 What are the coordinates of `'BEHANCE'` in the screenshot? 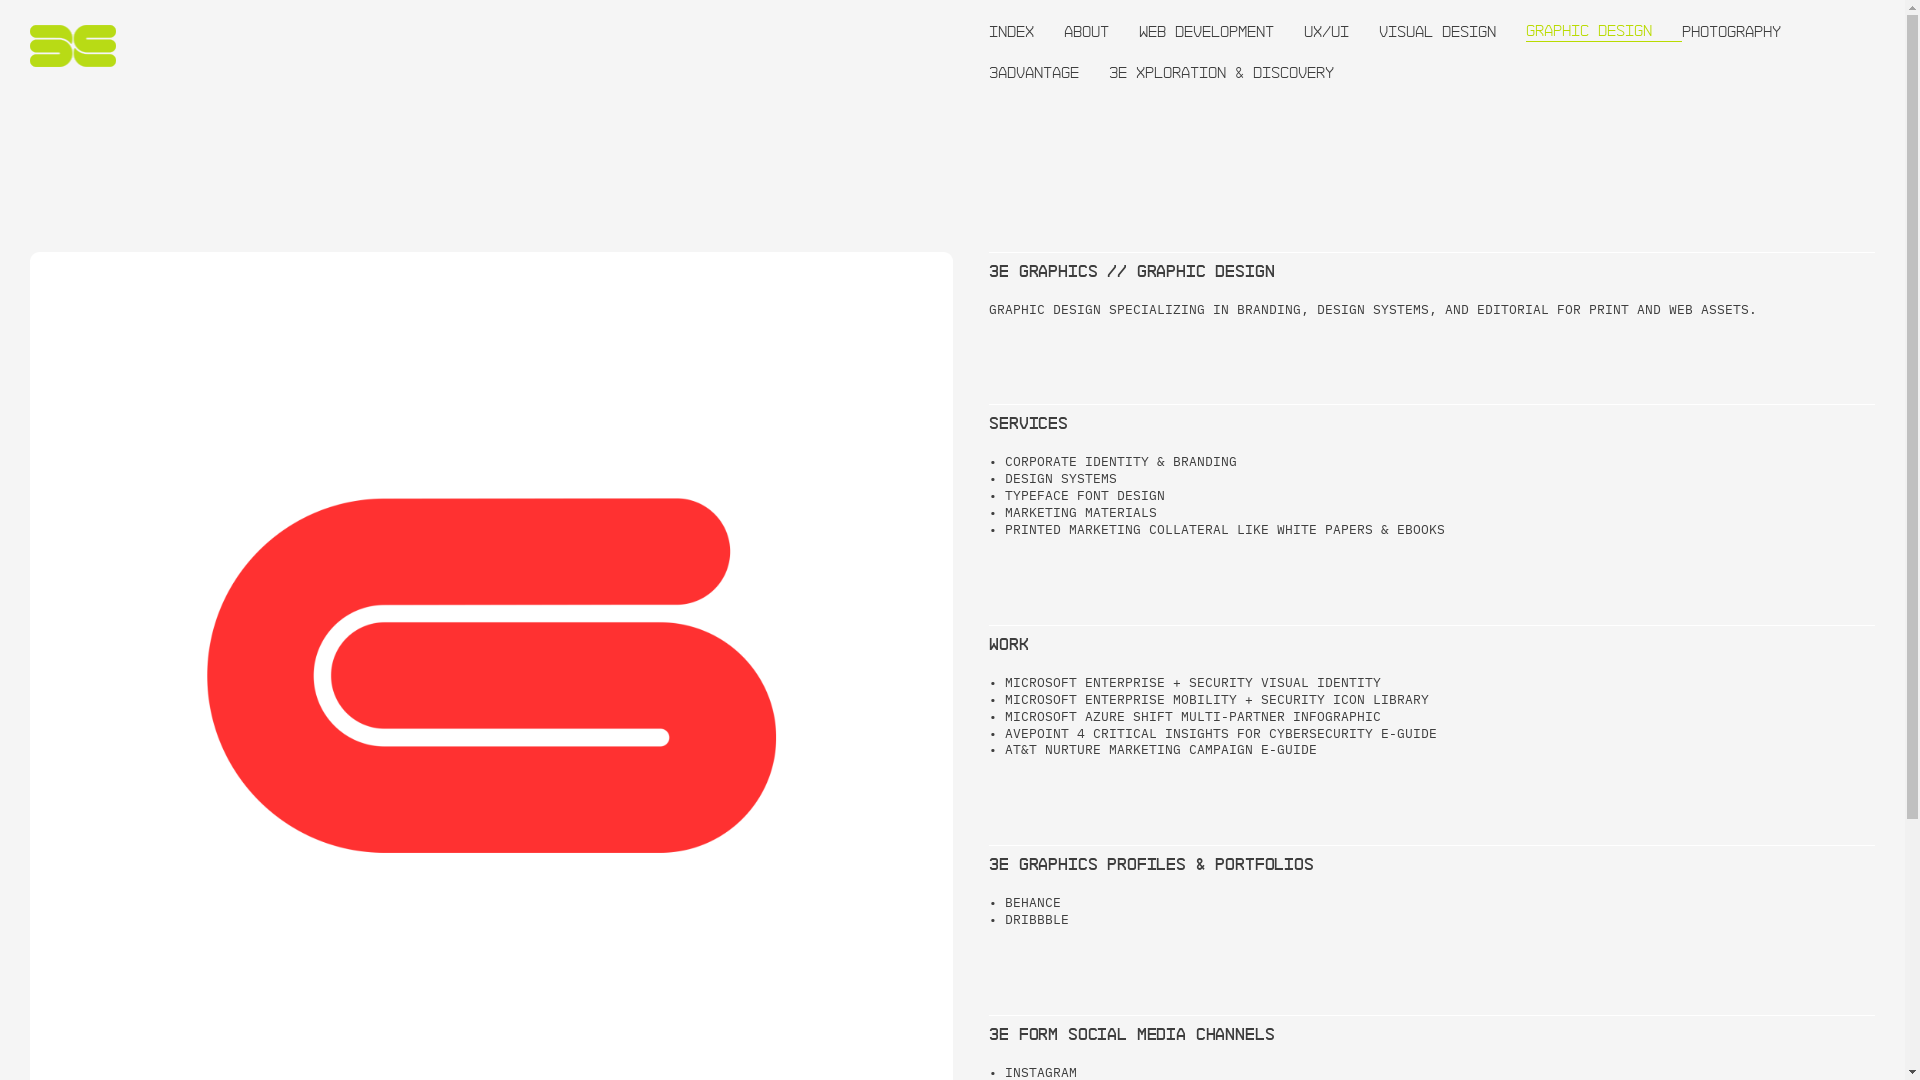 It's located at (1032, 902).